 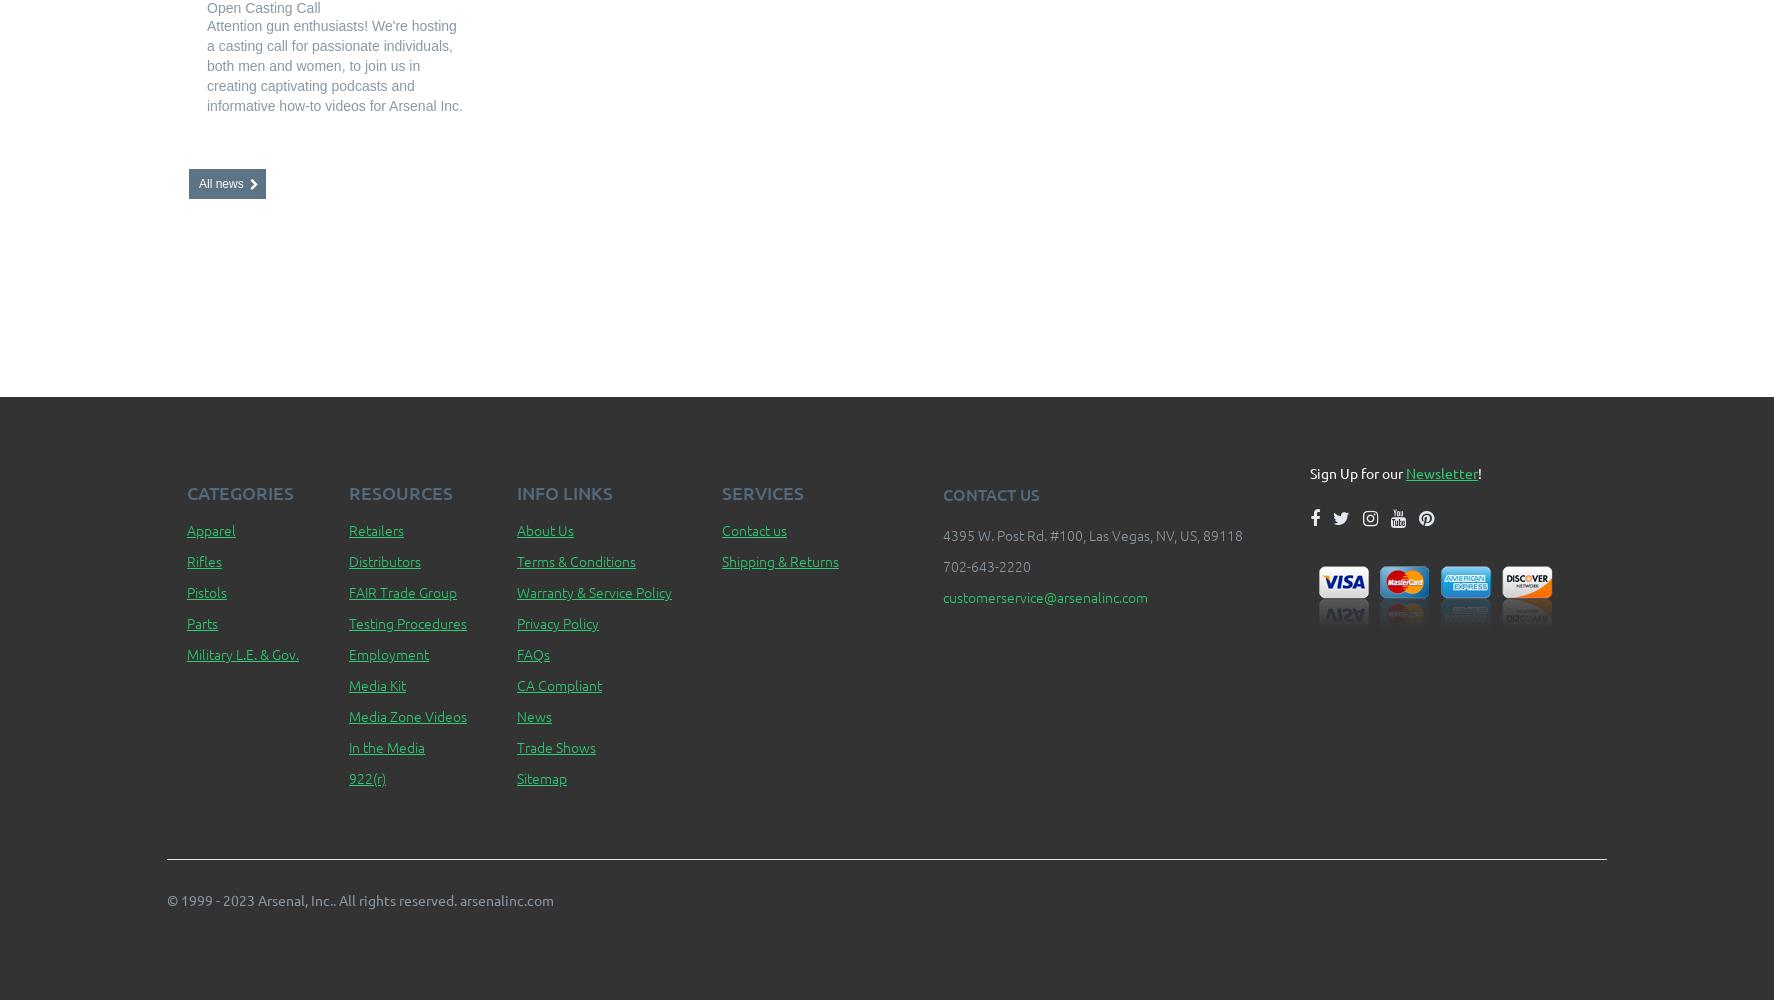 What do you see at coordinates (556, 622) in the screenshot?
I see `'Privacy Policy'` at bounding box center [556, 622].